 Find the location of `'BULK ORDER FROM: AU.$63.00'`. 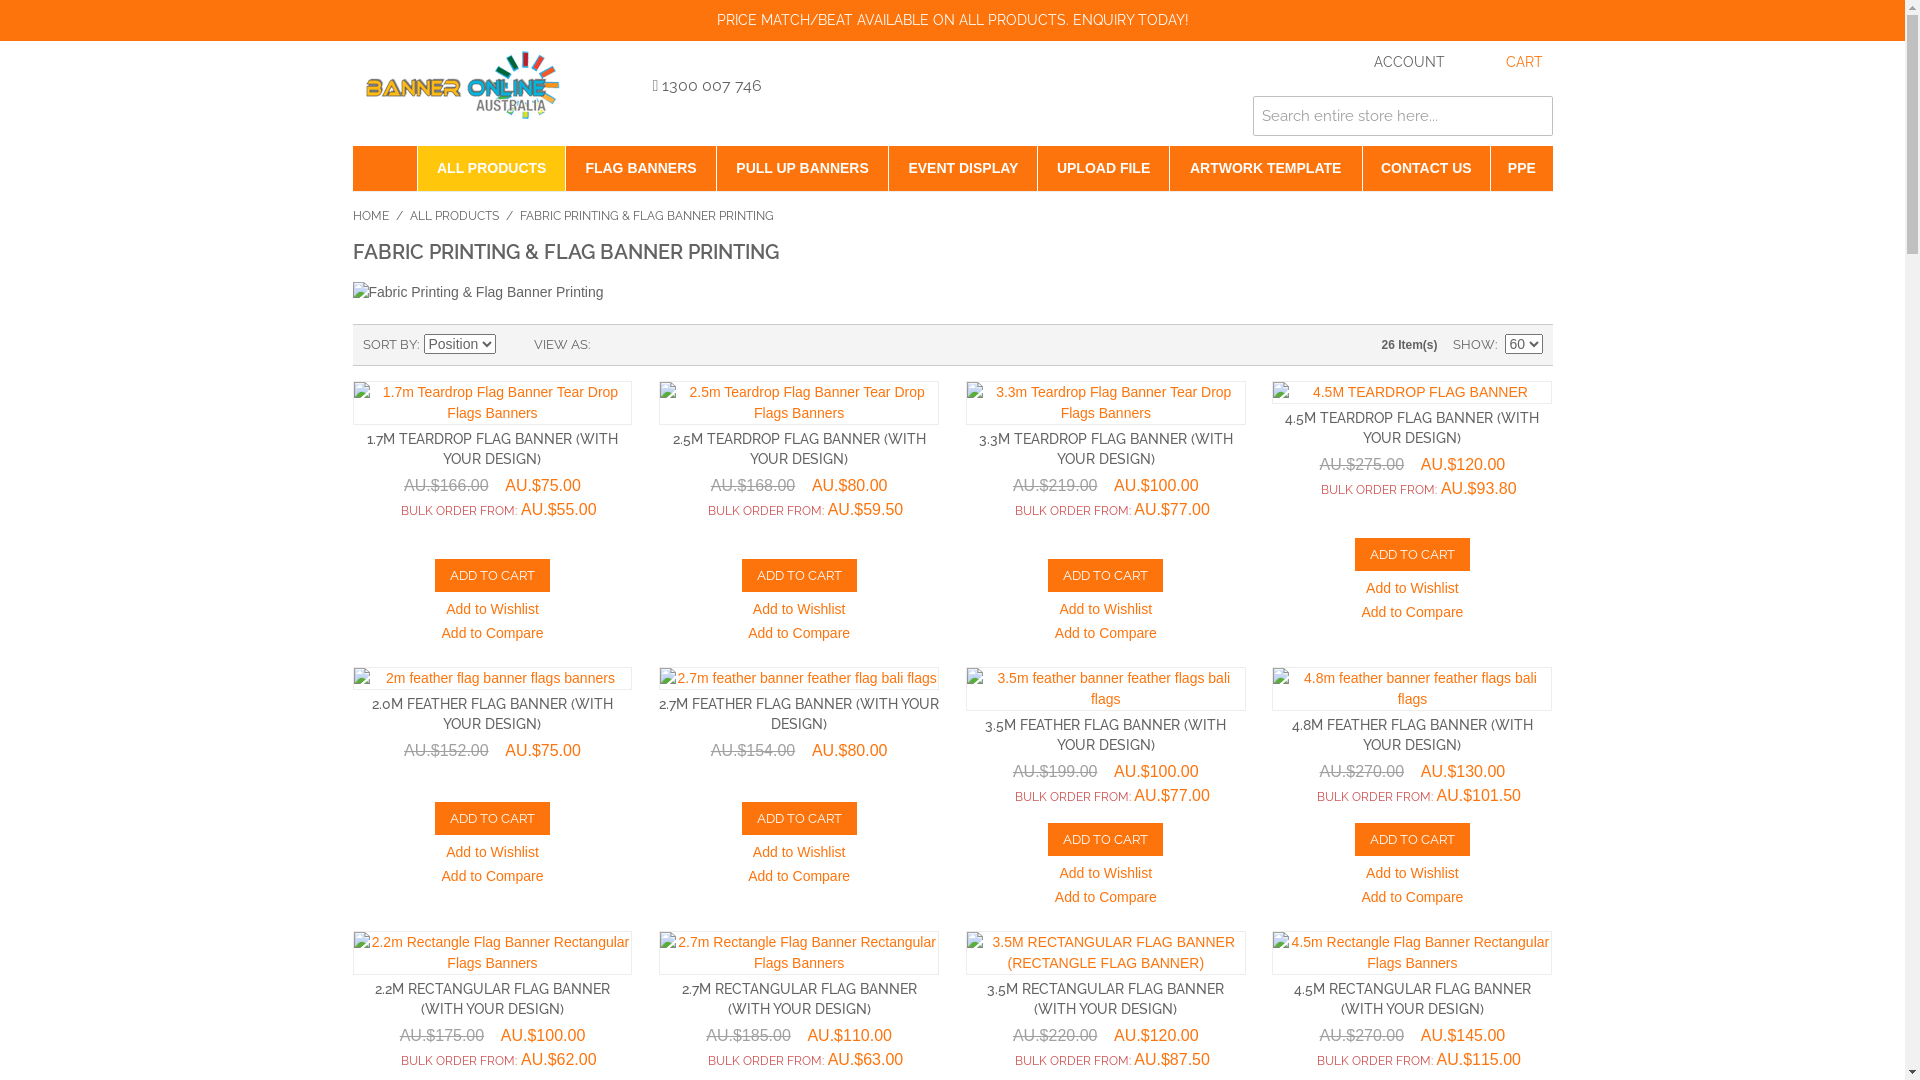

'BULK ORDER FROM: AU.$63.00' is located at coordinates (797, 1059).